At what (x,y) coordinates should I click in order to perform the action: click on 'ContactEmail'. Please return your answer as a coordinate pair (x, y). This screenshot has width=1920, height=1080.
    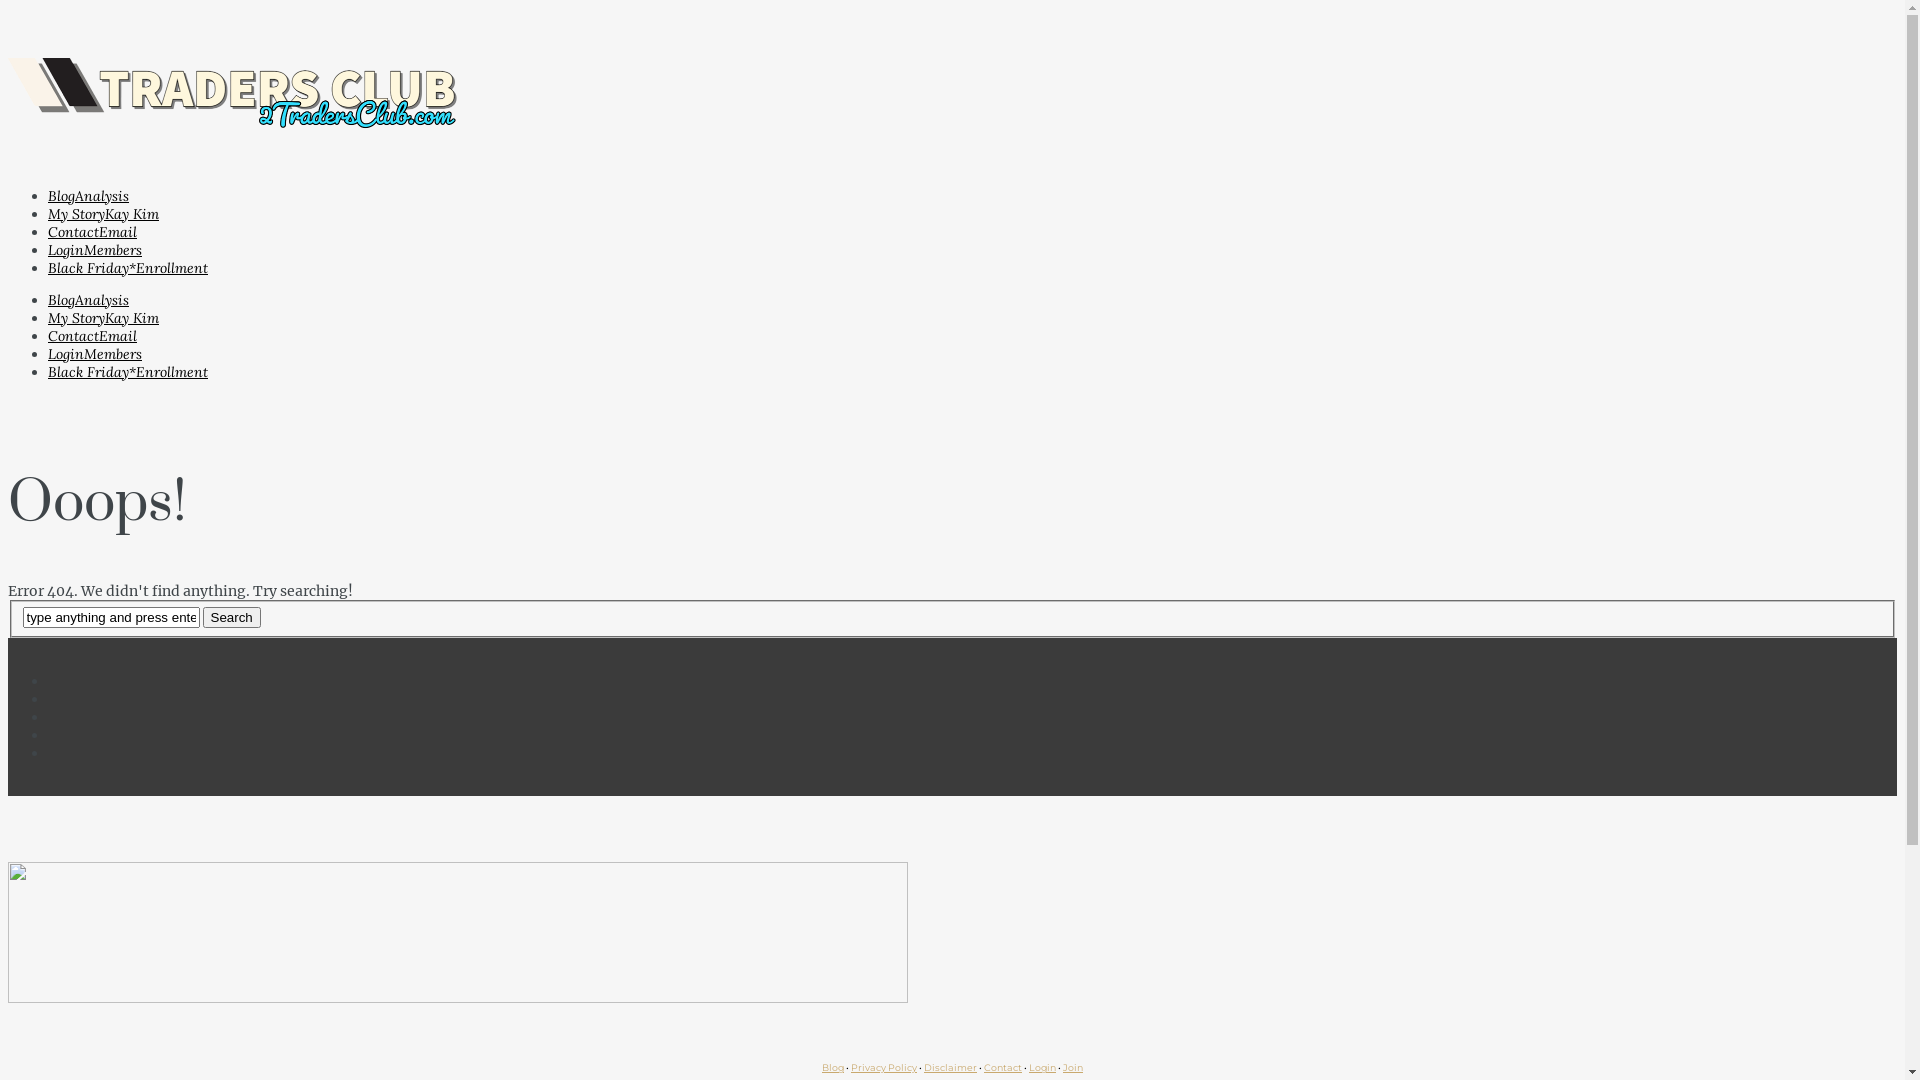
    Looking at the image, I should click on (48, 230).